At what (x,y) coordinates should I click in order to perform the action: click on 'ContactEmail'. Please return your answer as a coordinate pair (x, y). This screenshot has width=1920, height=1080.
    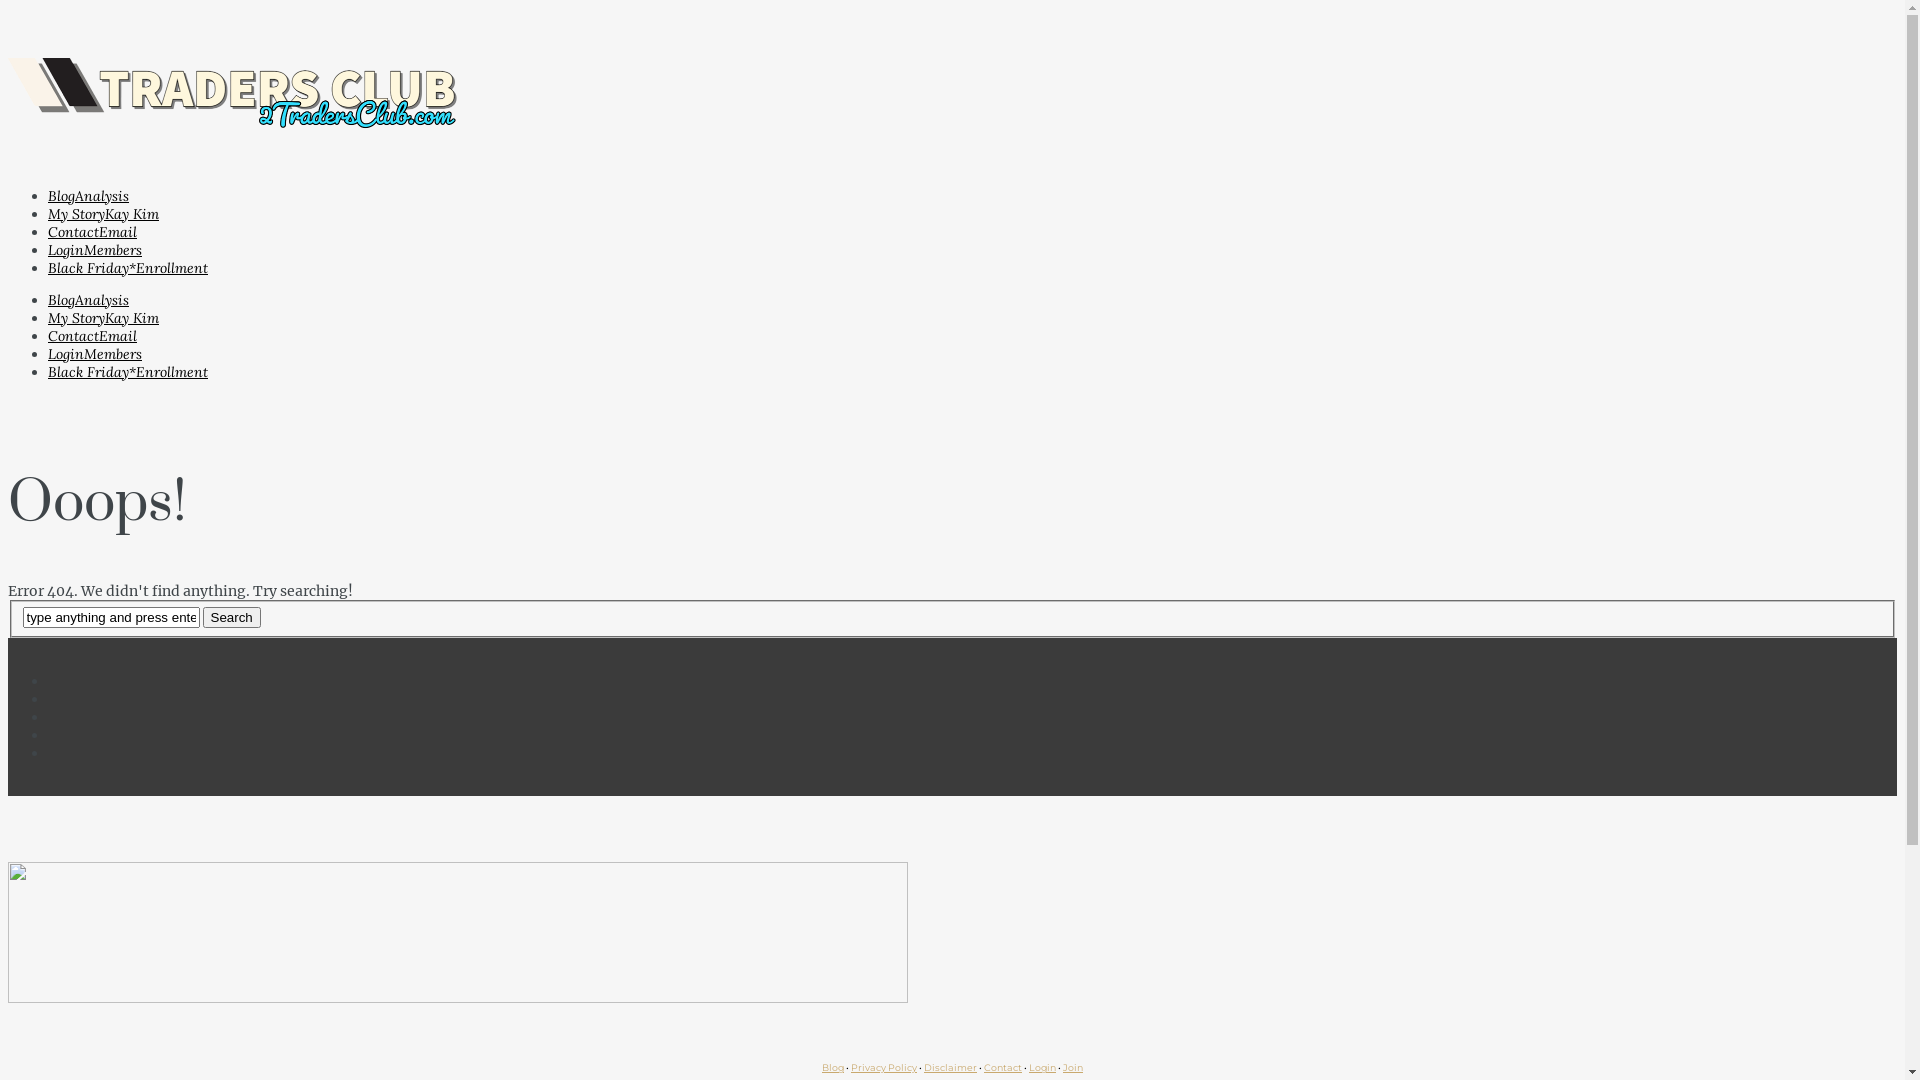
    Looking at the image, I should click on (48, 230).